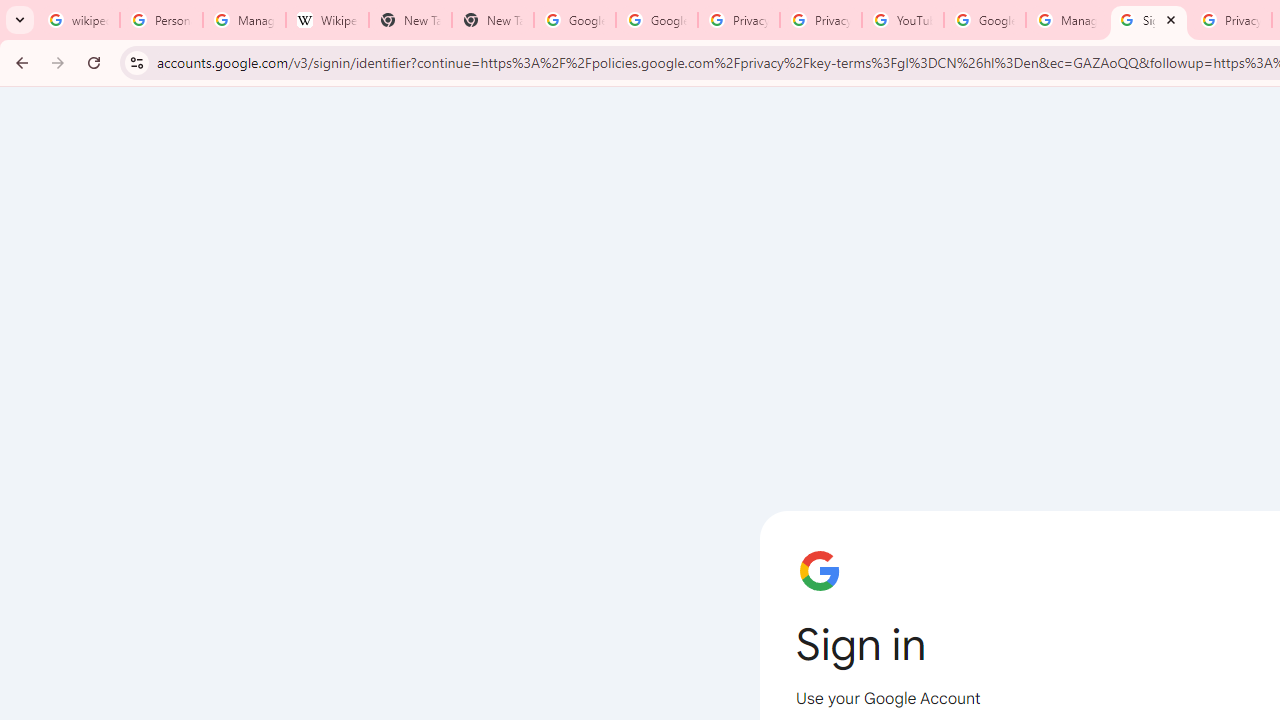  Describe the element at coordinates (984, 20) in the screenshot. I see `'Google Account Help'` at that location.